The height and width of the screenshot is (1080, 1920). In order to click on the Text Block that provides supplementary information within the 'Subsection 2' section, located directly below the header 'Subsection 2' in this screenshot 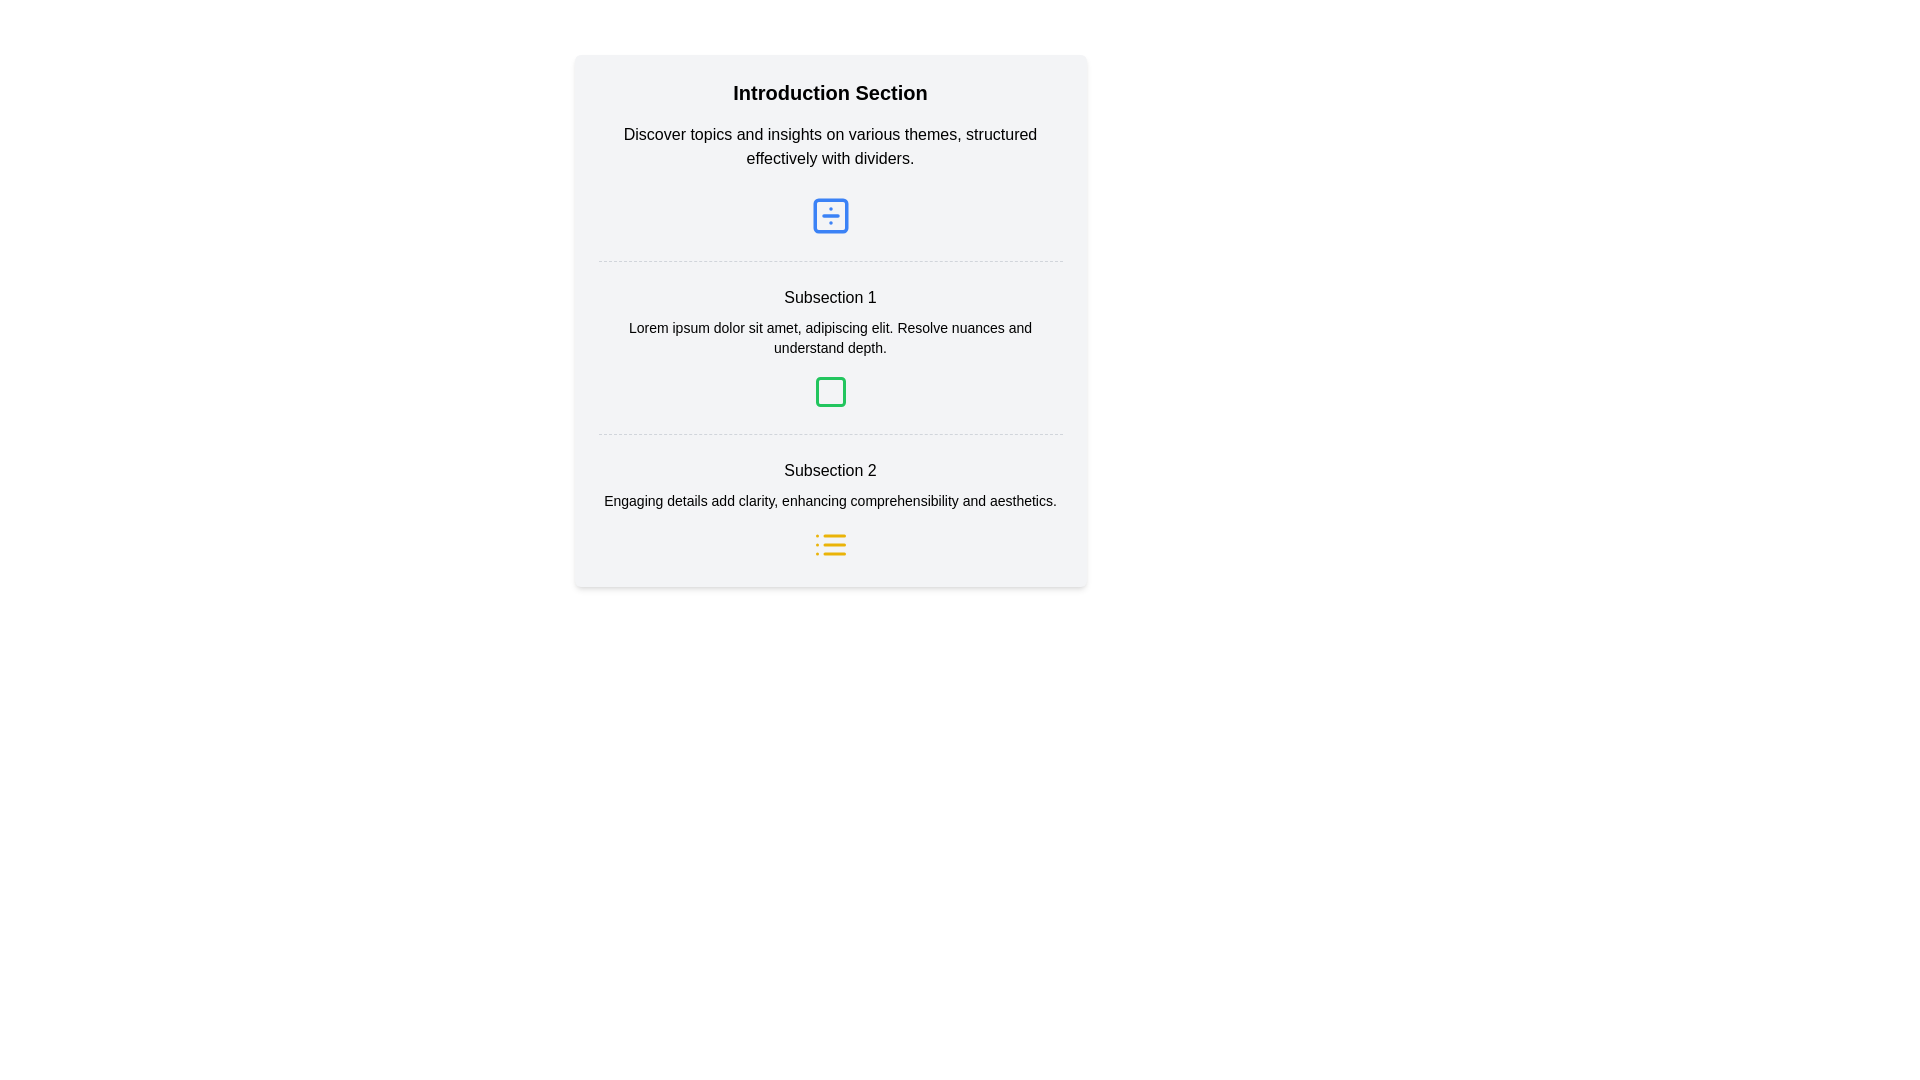, I will do `click(830, 500)`.